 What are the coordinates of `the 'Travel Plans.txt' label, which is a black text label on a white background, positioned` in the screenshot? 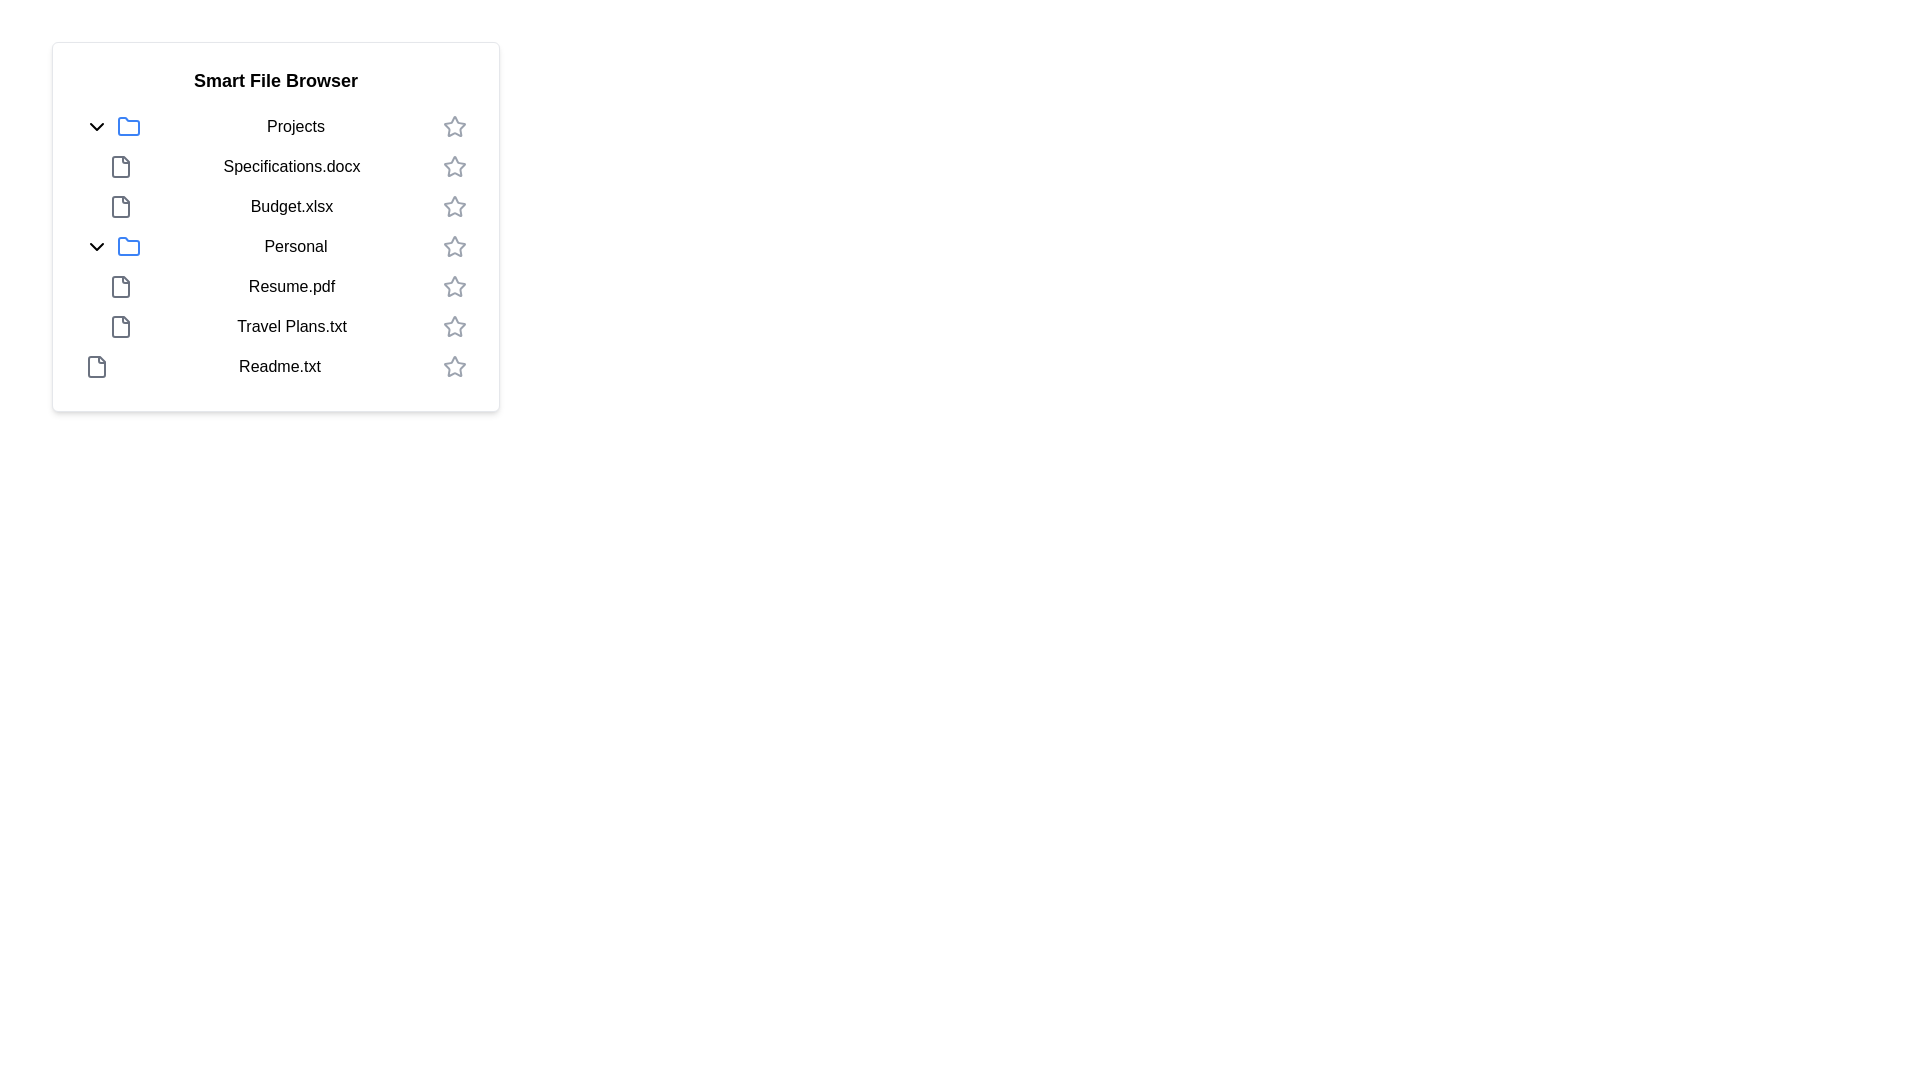 It's located at (291, 326).